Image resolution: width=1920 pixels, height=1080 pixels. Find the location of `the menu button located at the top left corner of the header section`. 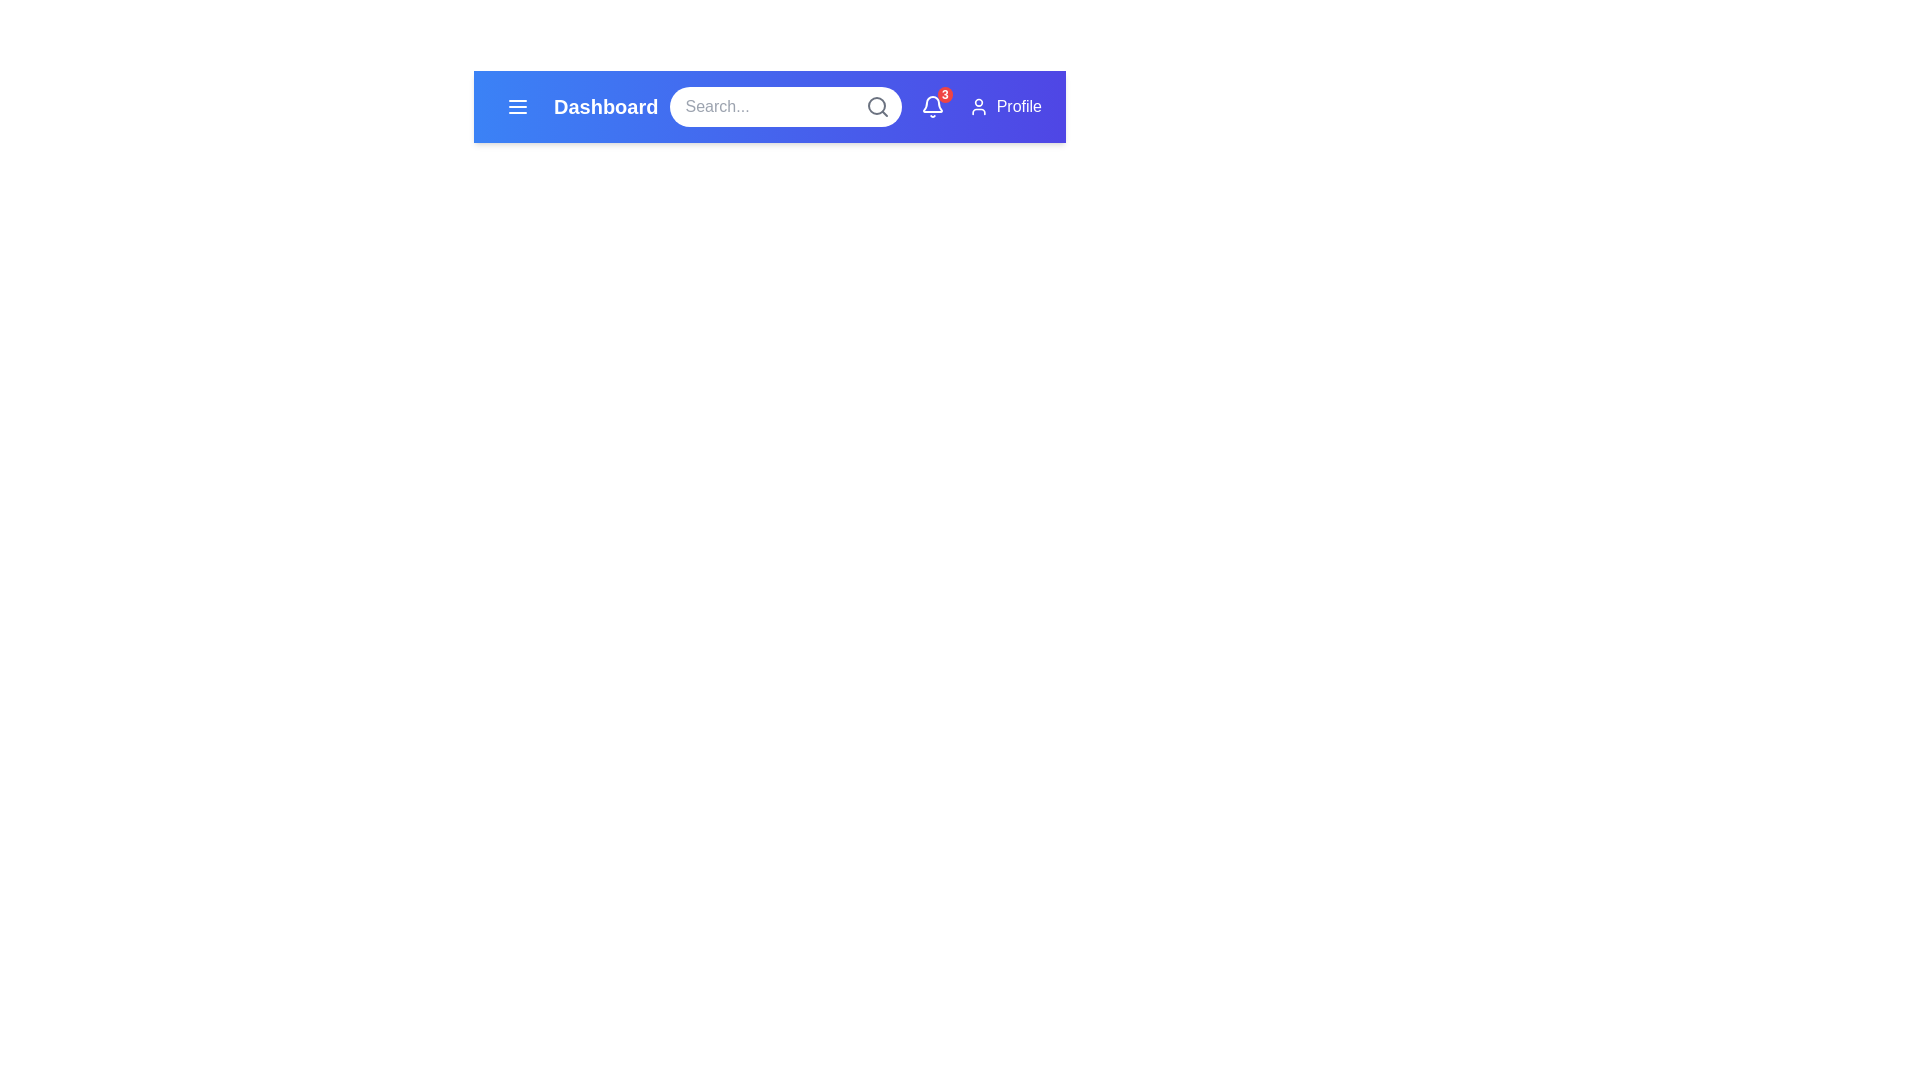

the menu button located at the top left corner of the header section is located at coordinates (518, 107).